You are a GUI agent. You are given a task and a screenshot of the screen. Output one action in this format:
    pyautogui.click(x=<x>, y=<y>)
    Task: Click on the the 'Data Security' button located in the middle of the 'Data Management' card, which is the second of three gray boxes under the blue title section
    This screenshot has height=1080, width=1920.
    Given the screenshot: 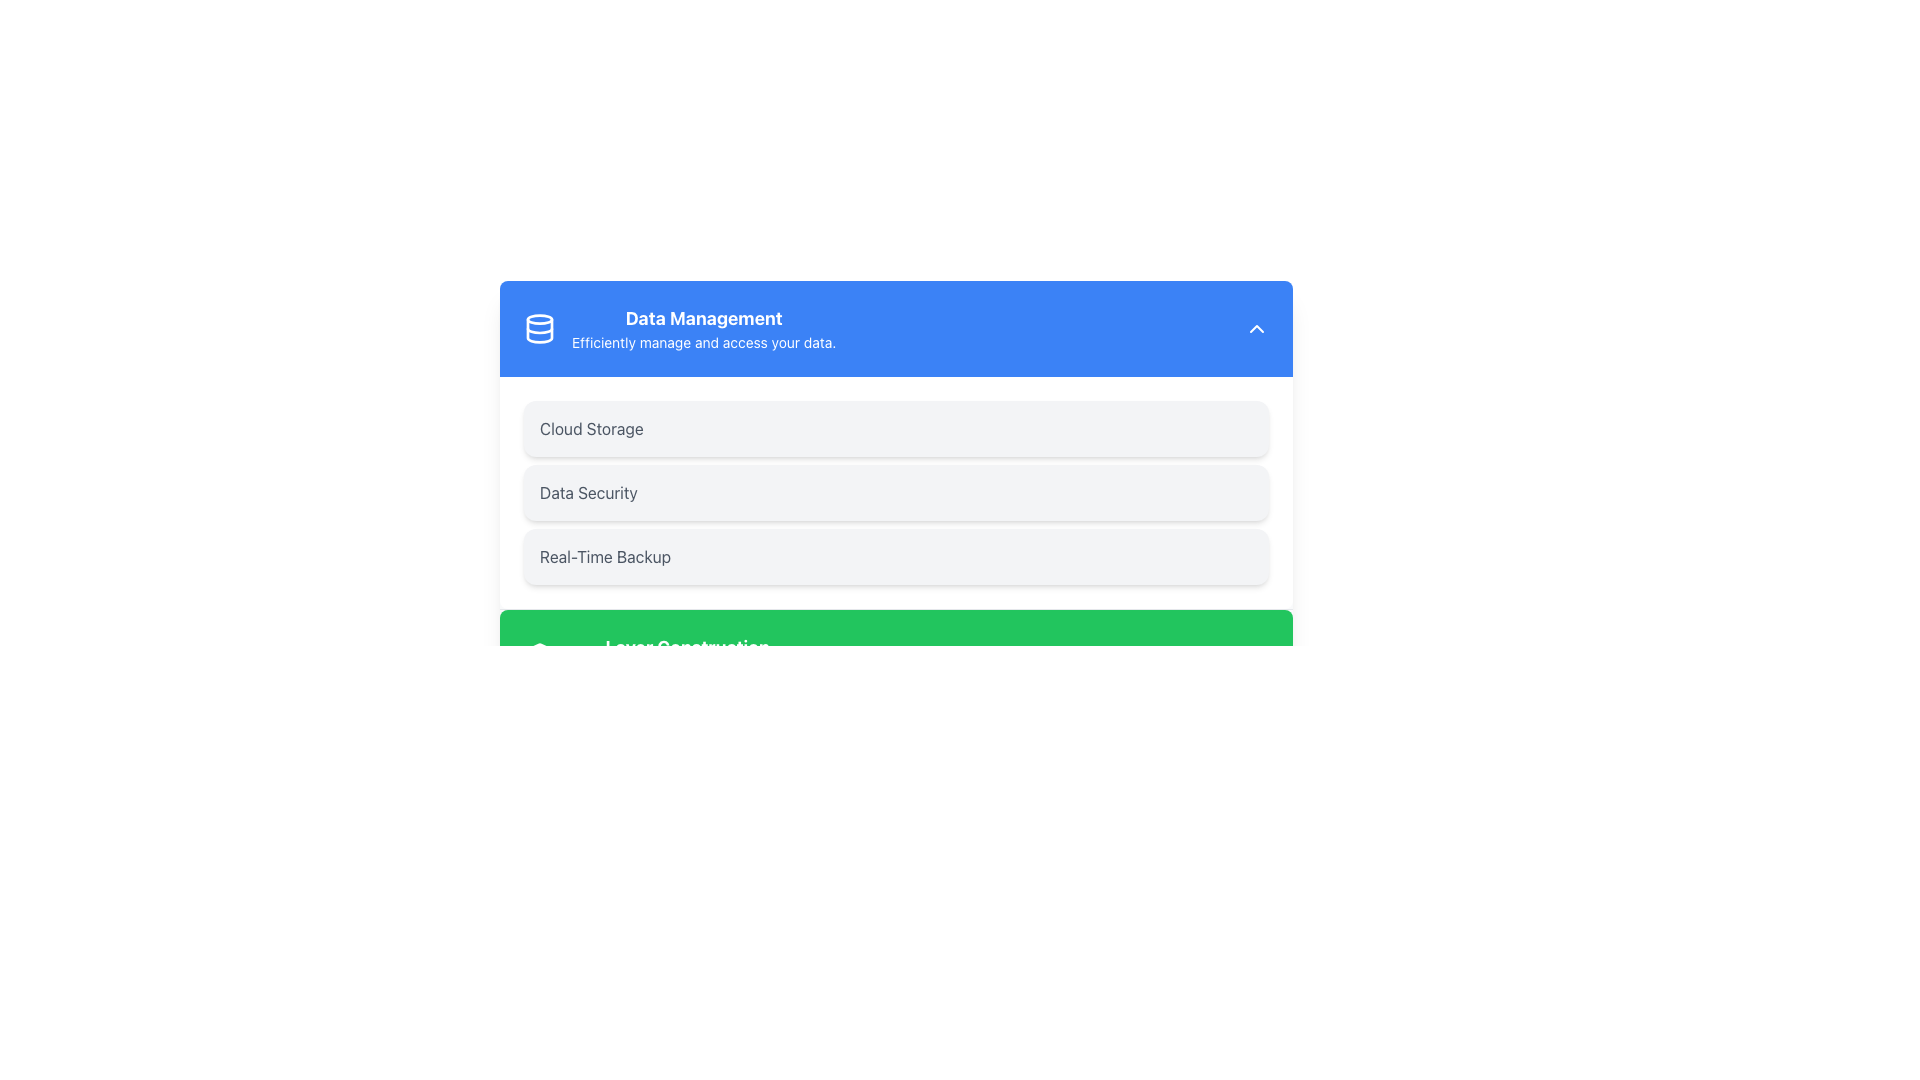 What is the action you would take?
    pyautogui.click(x=895, y=493)
    